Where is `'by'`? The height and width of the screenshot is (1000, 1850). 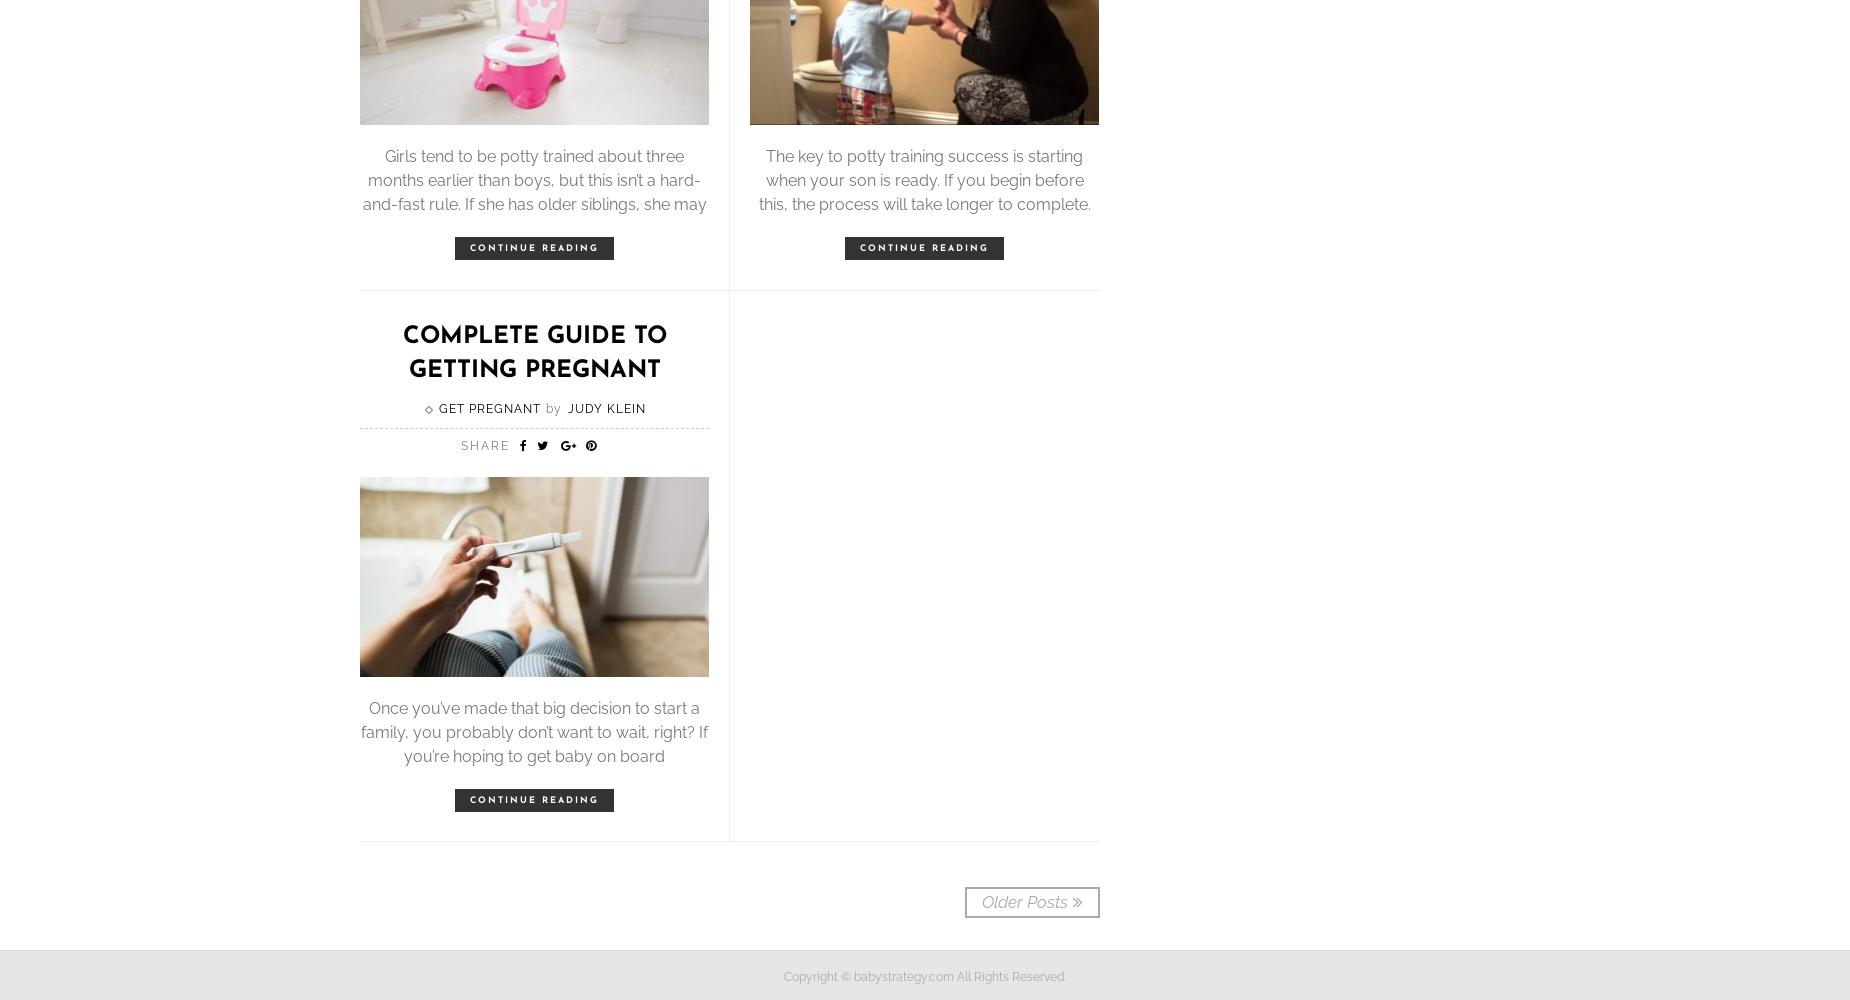
'by' is located at coordinates (552, 409).